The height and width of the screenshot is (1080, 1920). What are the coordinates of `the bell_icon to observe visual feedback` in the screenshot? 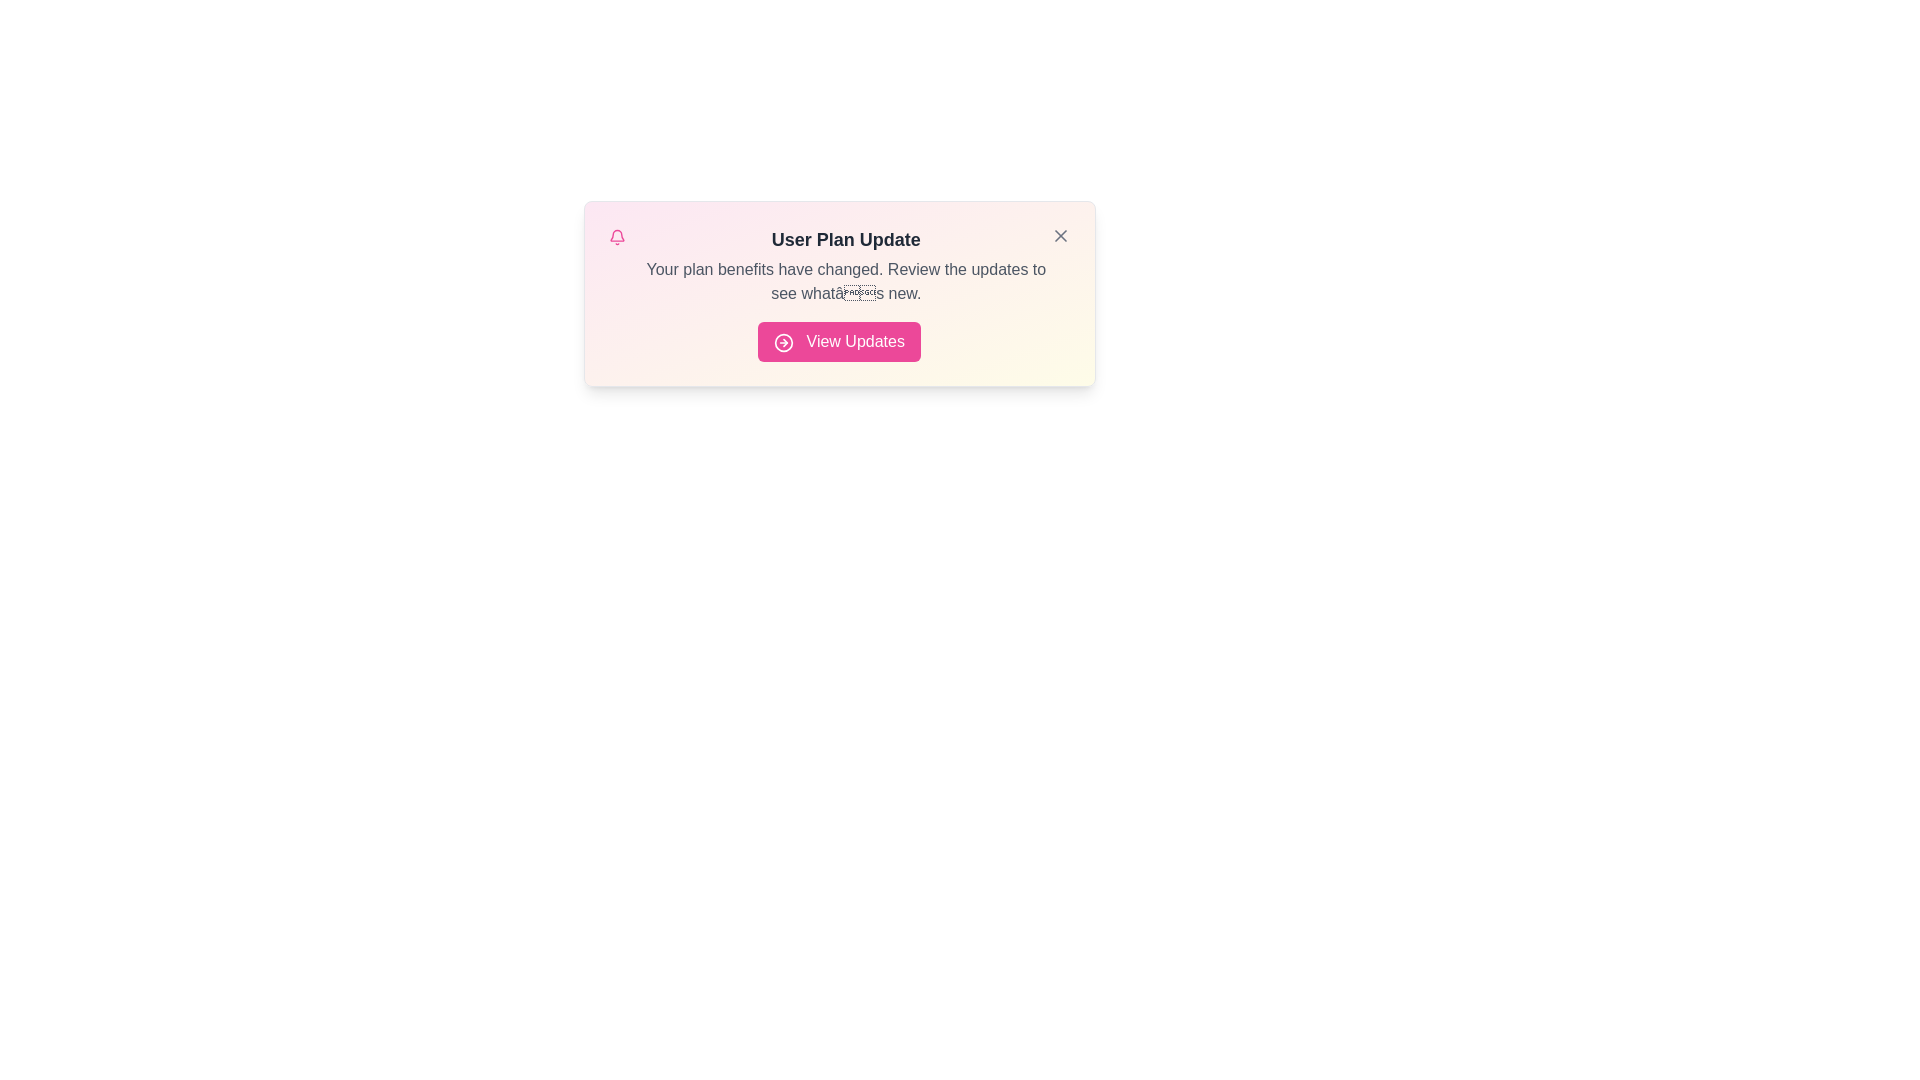 It's located at (616, 237).